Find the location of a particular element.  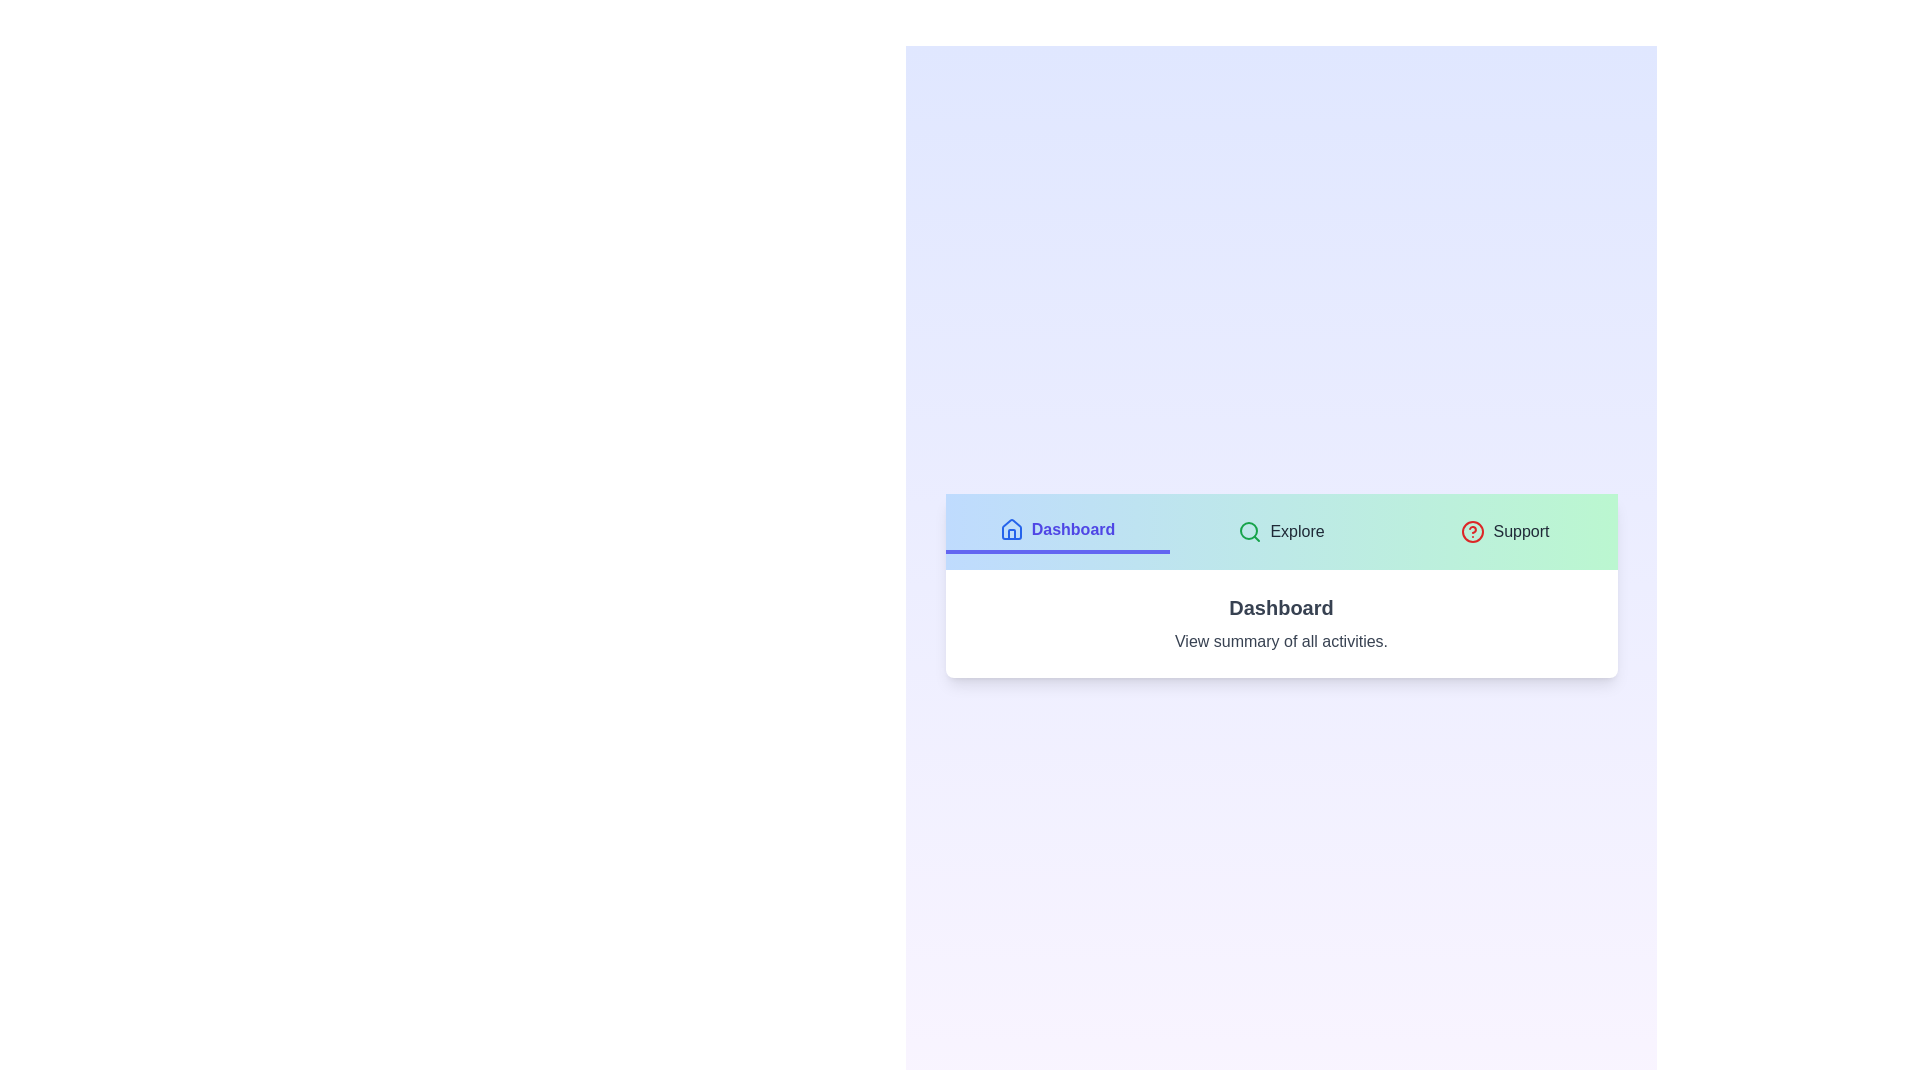

the tab Support in the VibrantTabs component is located at coordinates (1505, 531).